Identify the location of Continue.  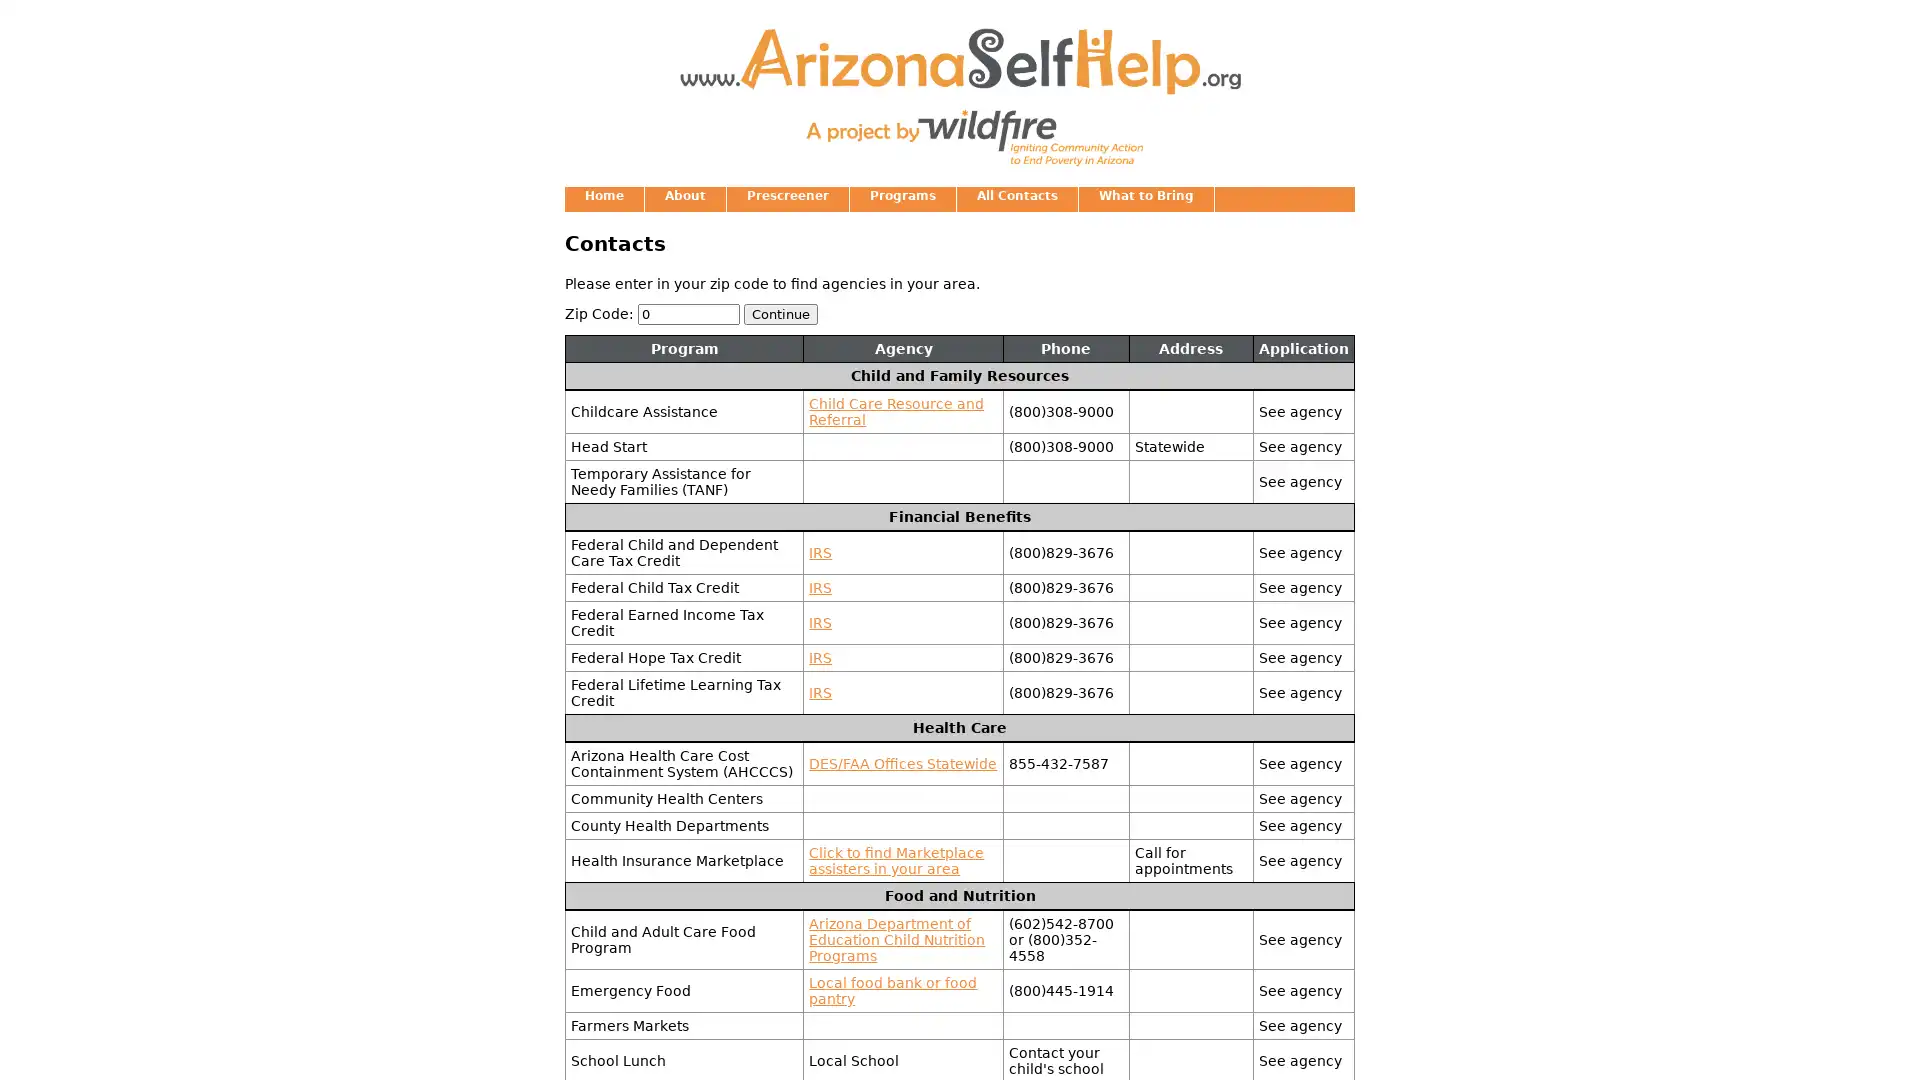
(780, 313).